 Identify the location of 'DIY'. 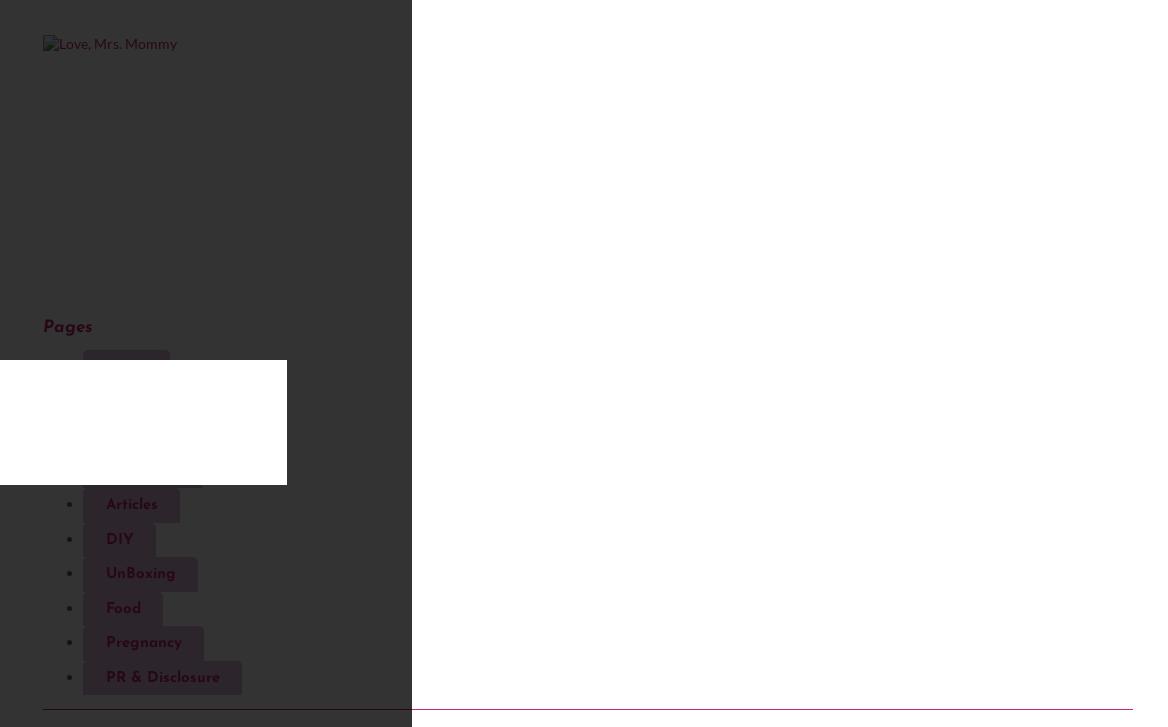
(118, 538).